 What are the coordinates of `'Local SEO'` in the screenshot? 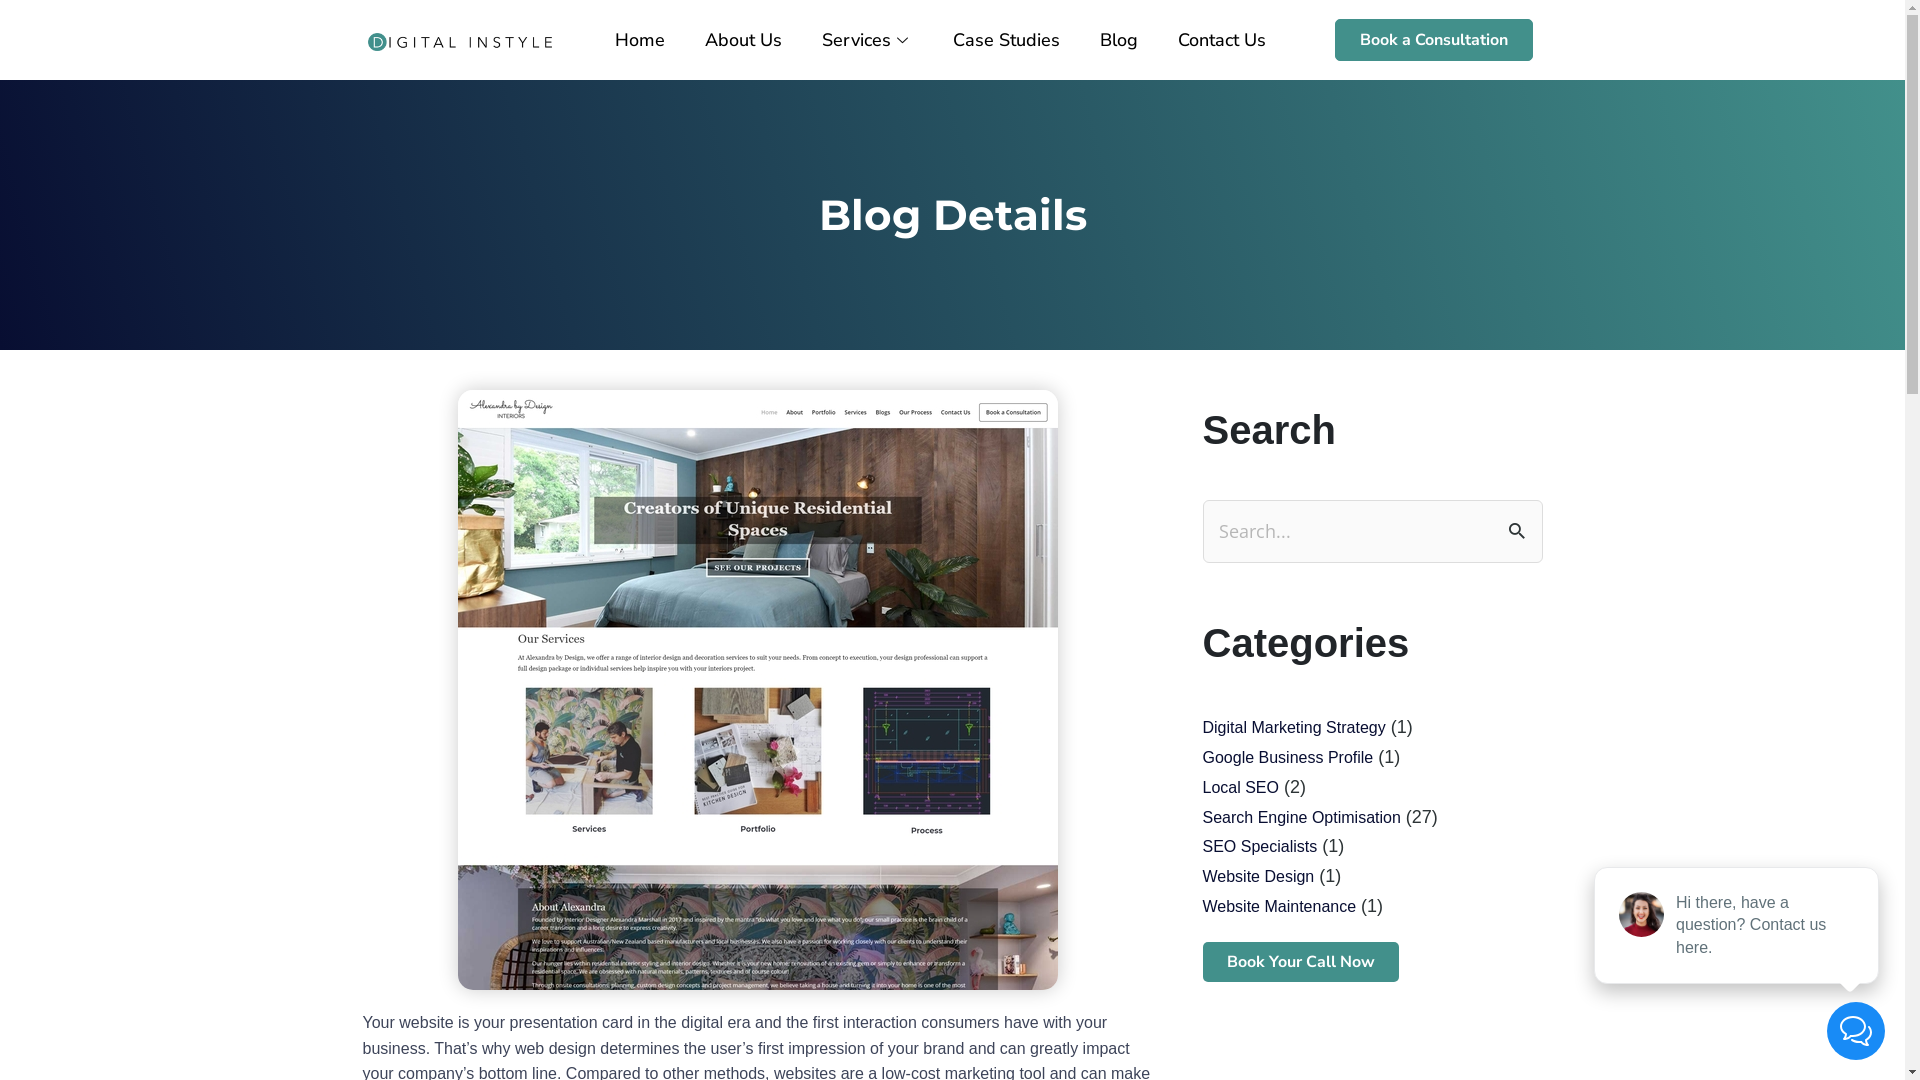 It's located at (1238, 786).